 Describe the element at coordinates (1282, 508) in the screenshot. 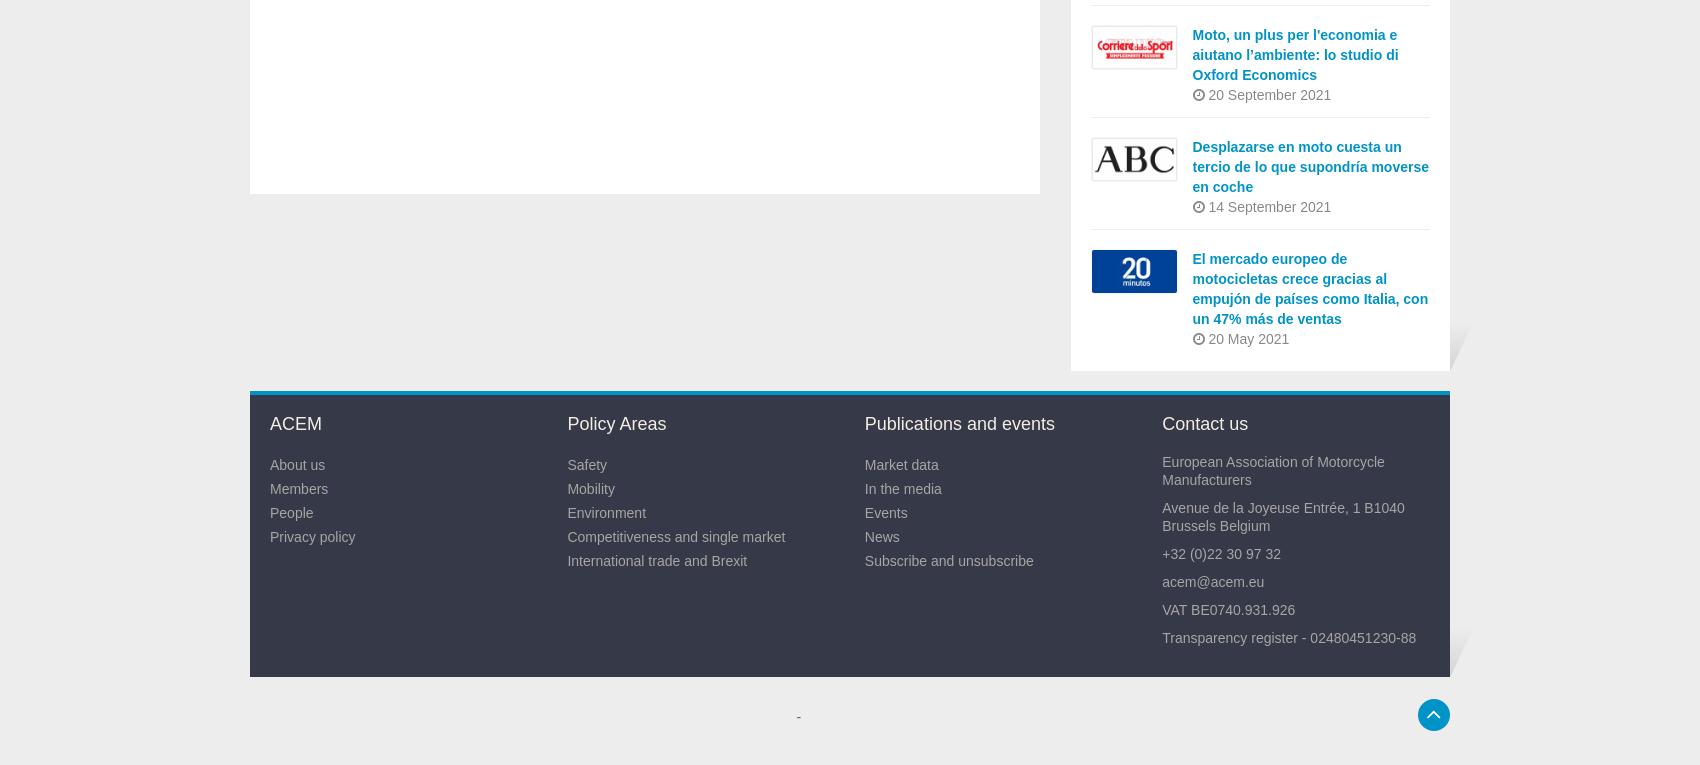

I see `'Avenue de la Joyeuse Entrée, 1 B1040'` at that location.